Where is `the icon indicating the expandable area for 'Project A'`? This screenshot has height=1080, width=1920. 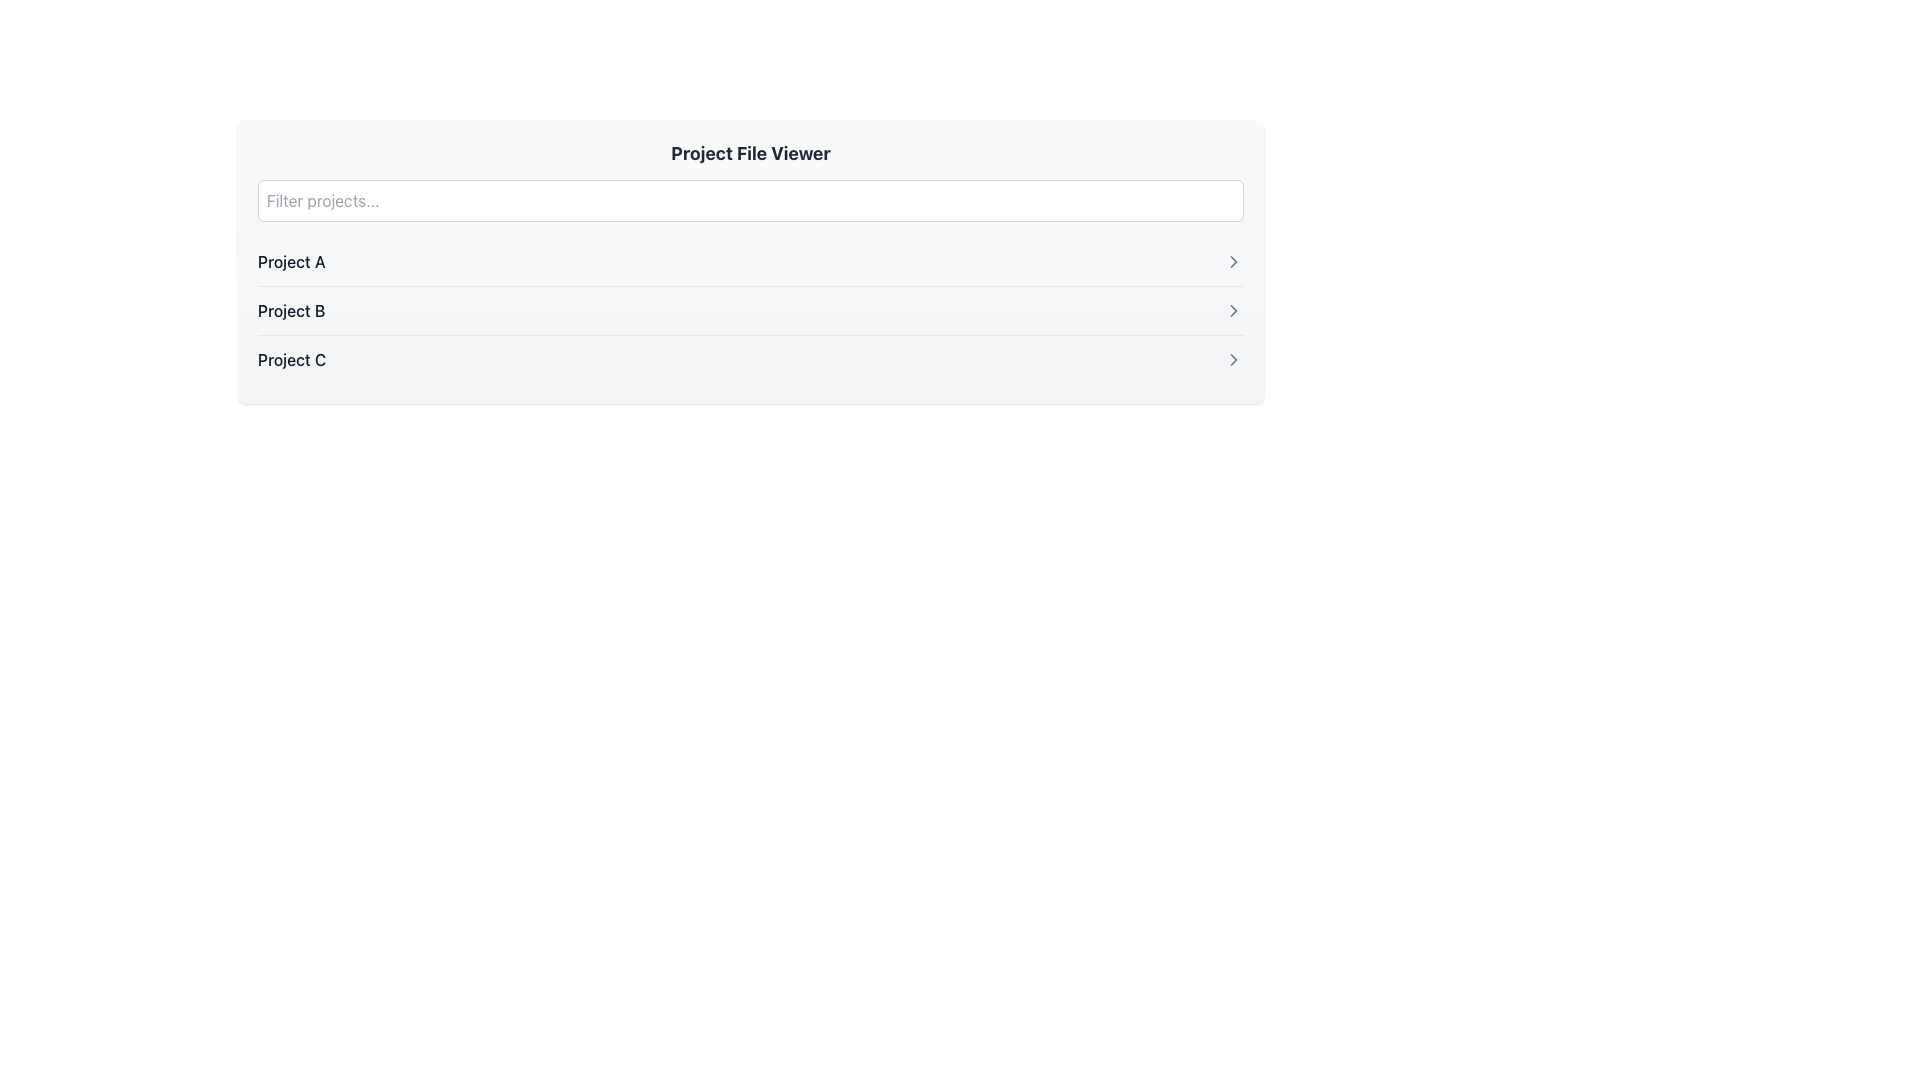
the icon indicating the expandable area for 'Project A' is located at coordinates (1232, 261).